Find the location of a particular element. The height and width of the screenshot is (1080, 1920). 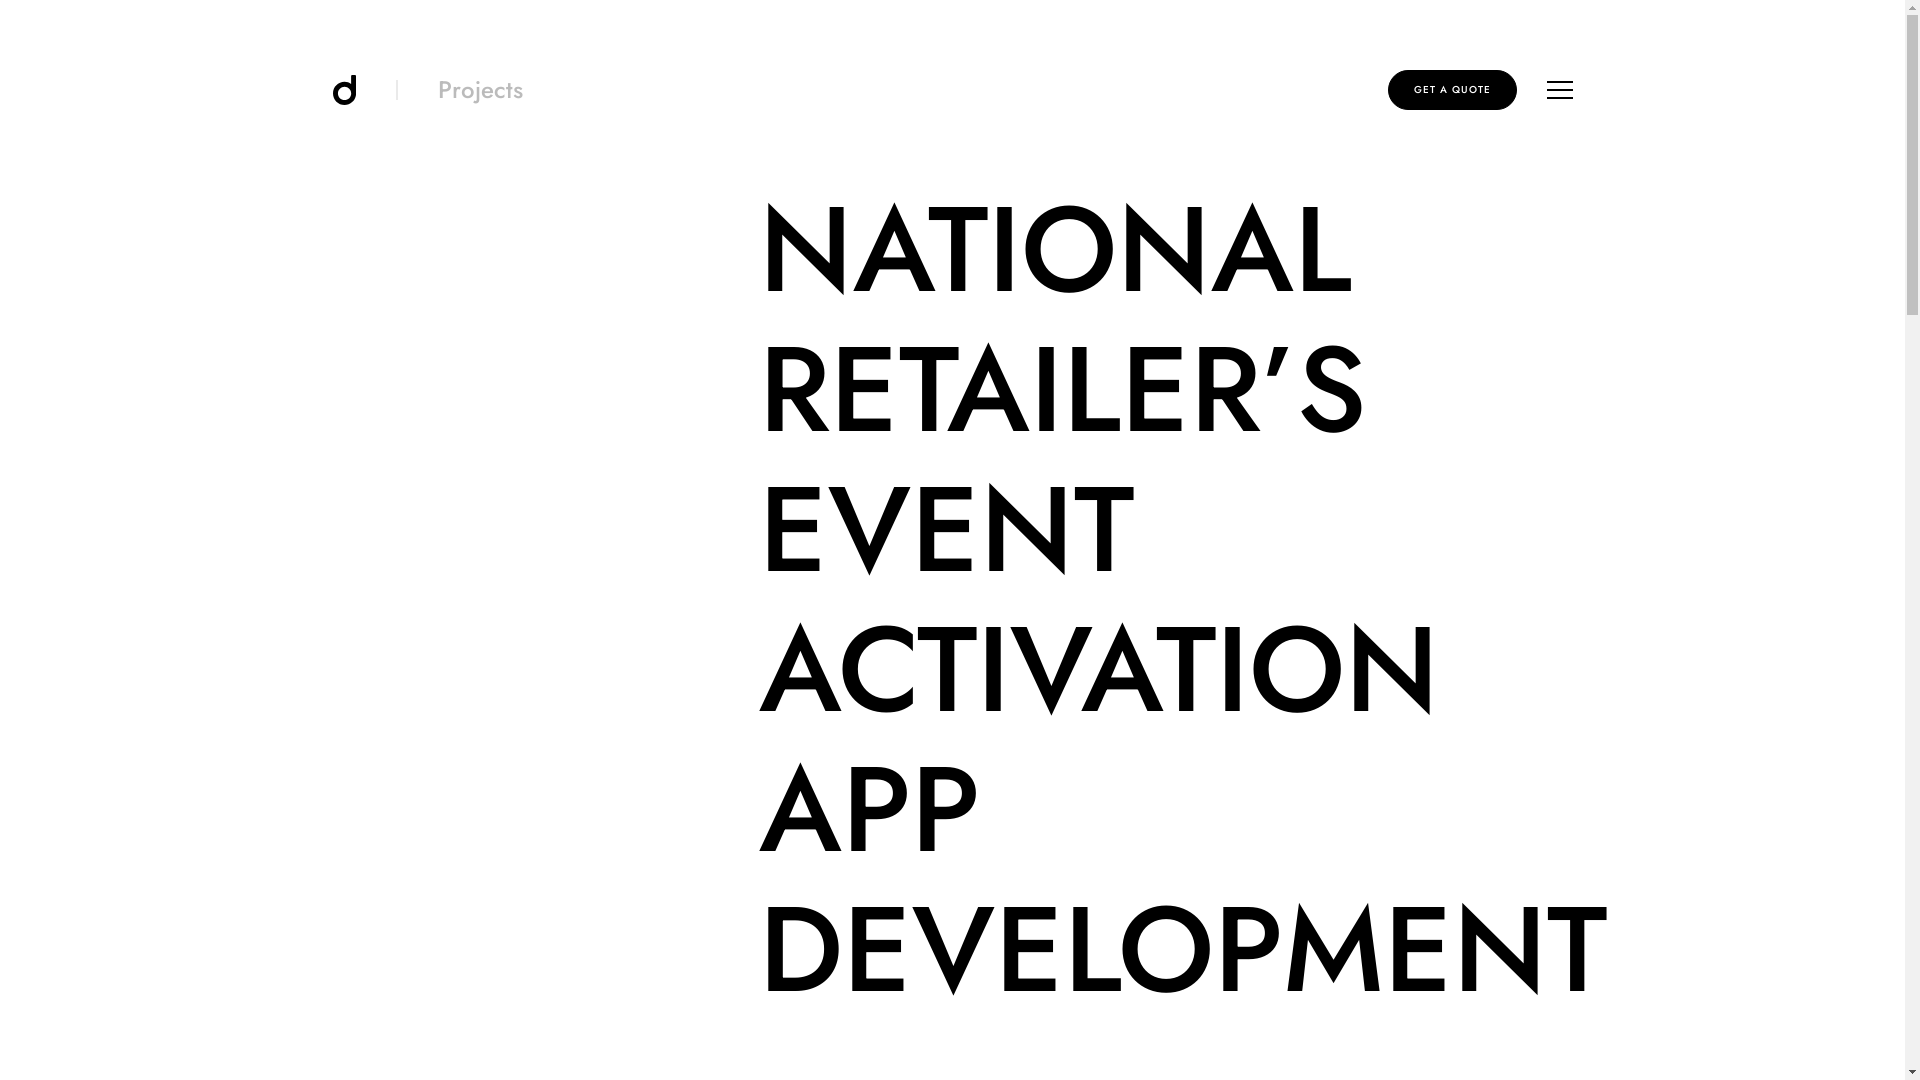

'Projects' is located at coordinates (480, 88).